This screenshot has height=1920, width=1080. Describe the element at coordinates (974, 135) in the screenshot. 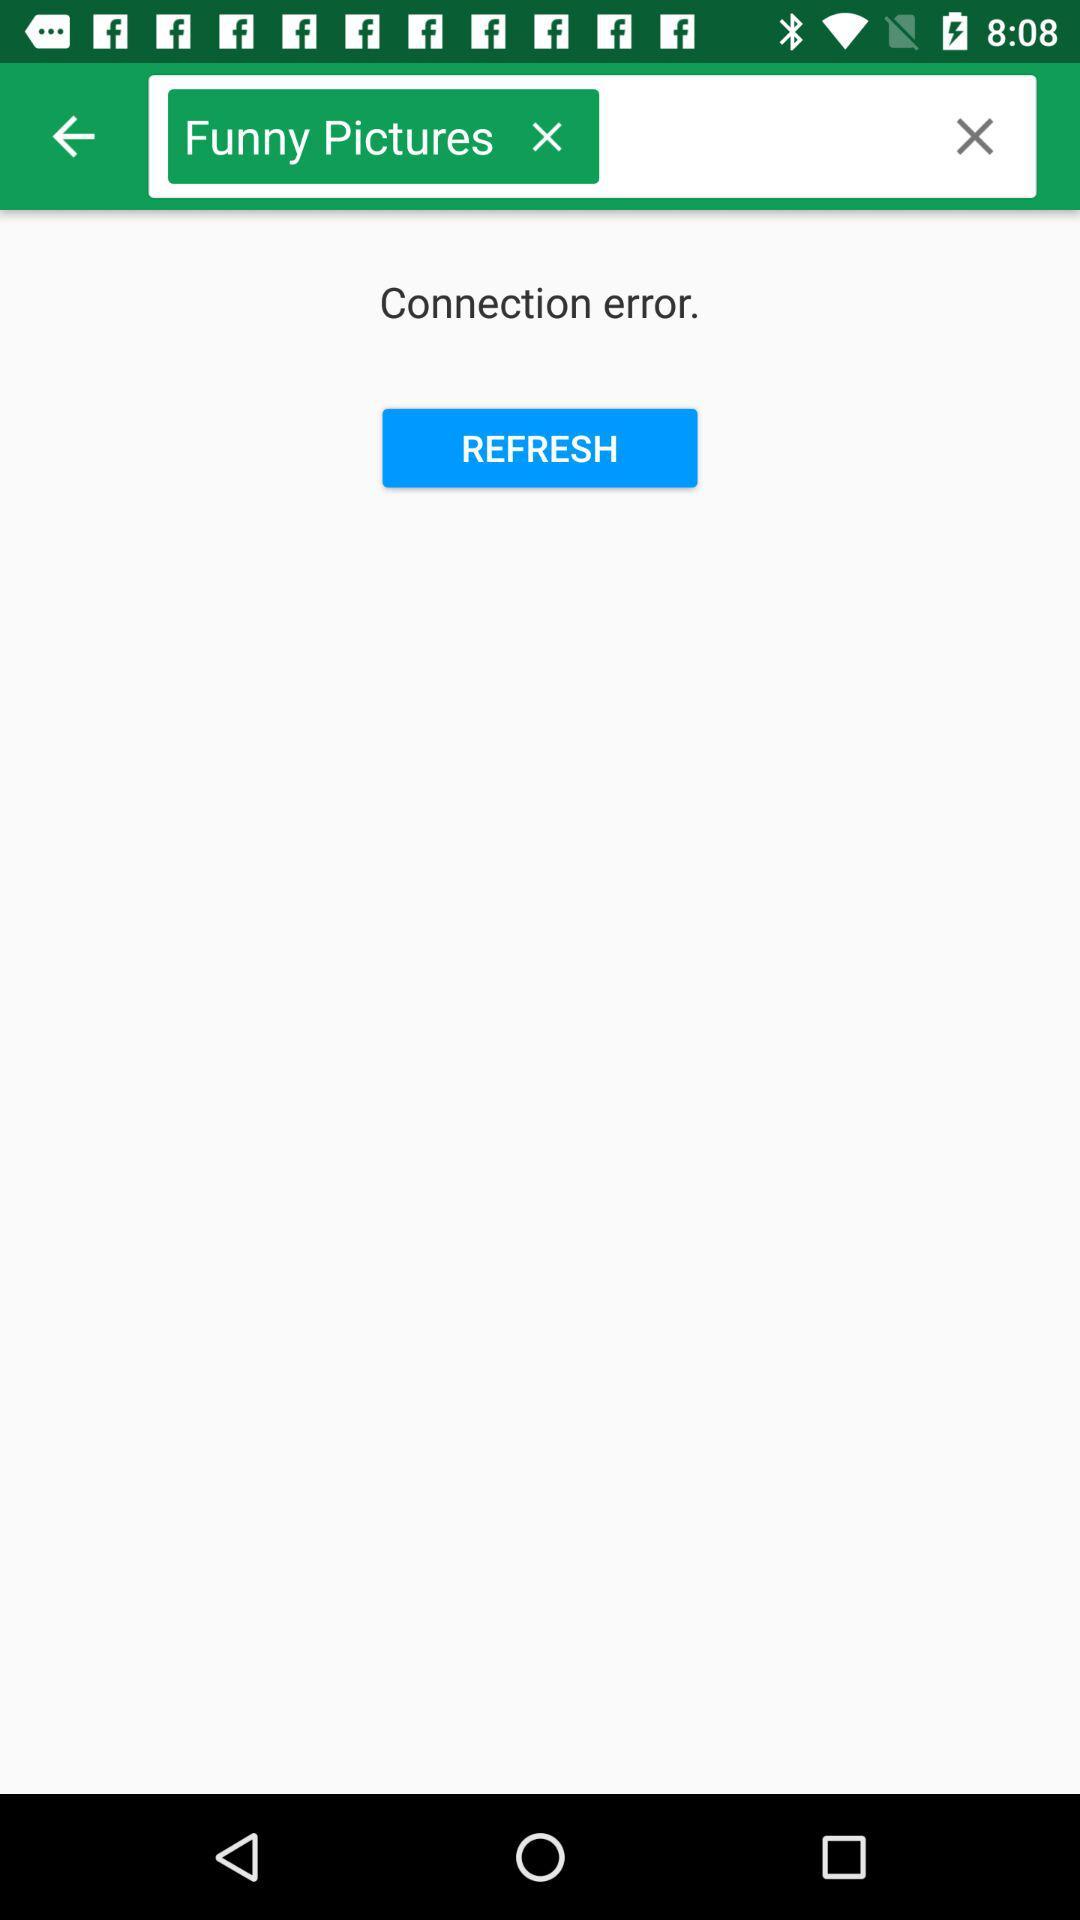

I see `the close icon` at that location.